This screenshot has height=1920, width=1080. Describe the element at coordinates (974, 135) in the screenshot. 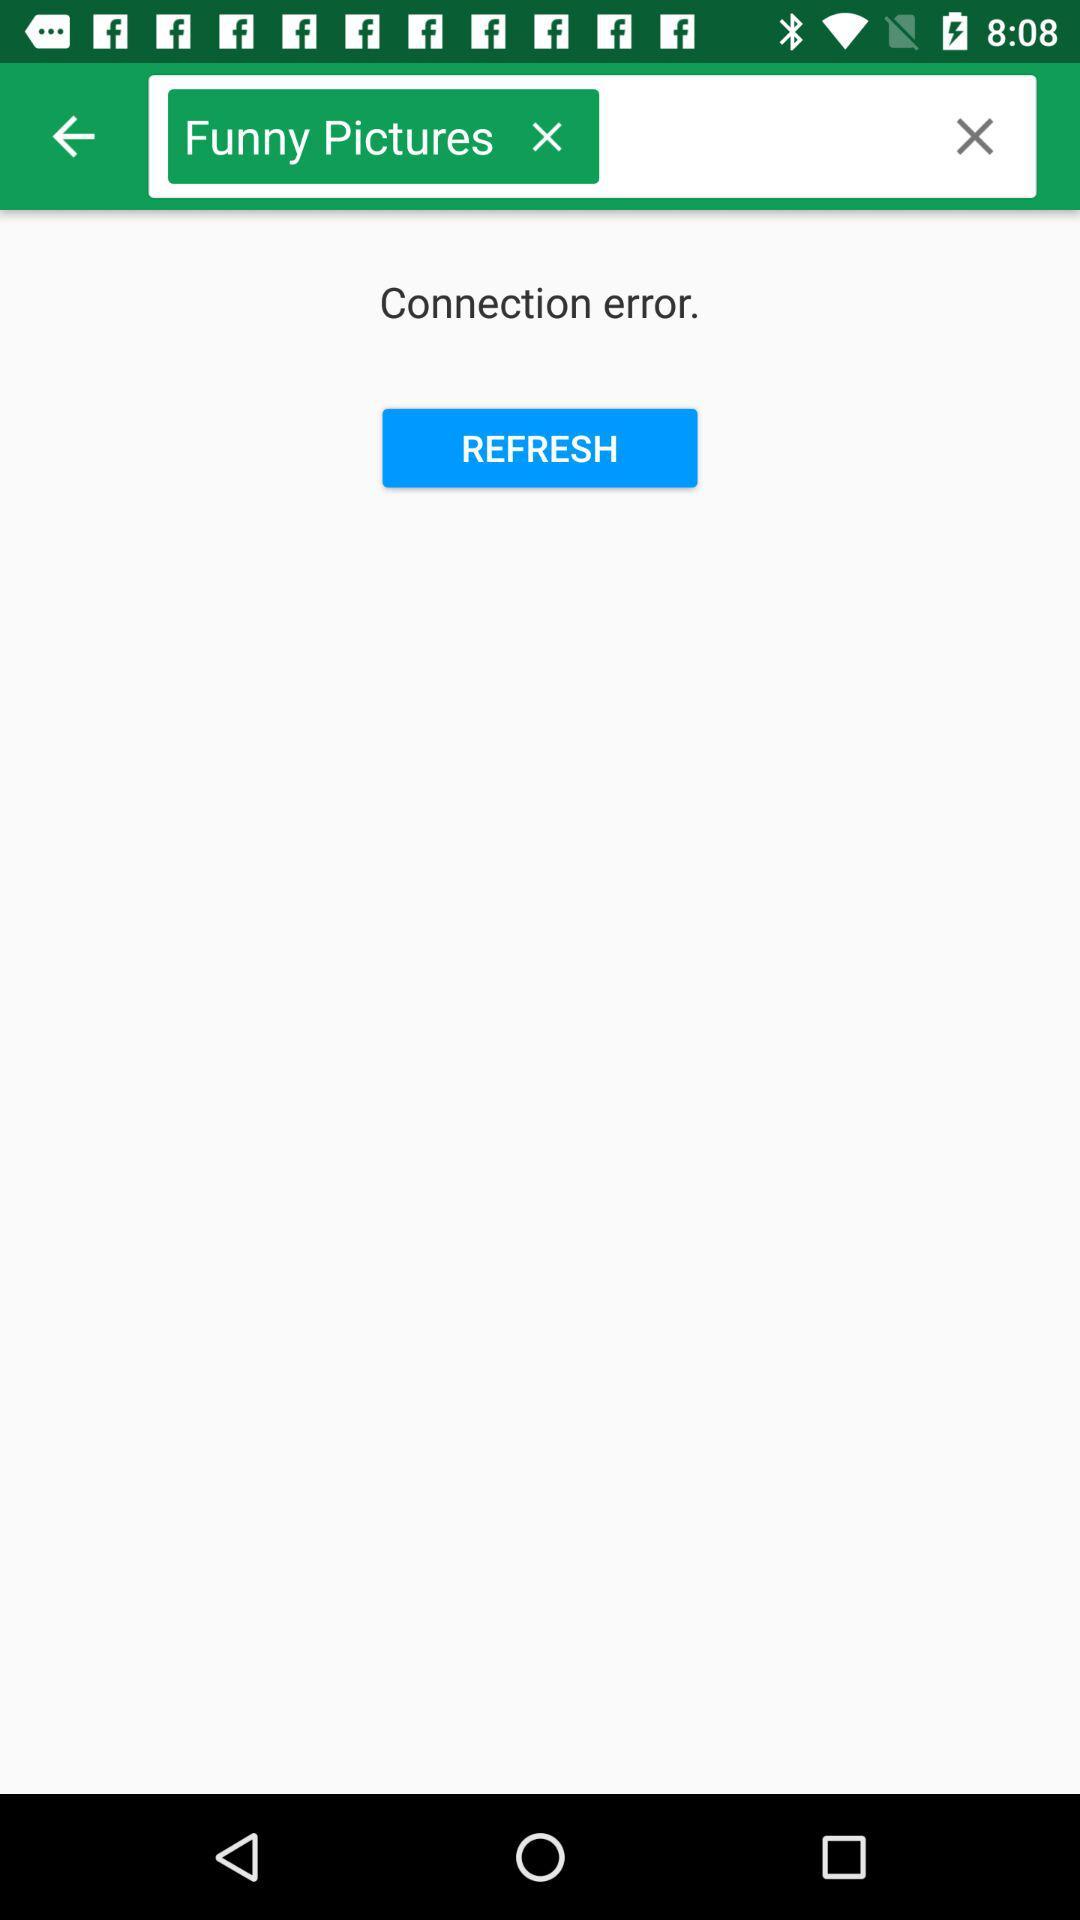

I see `the close icon` at that location.